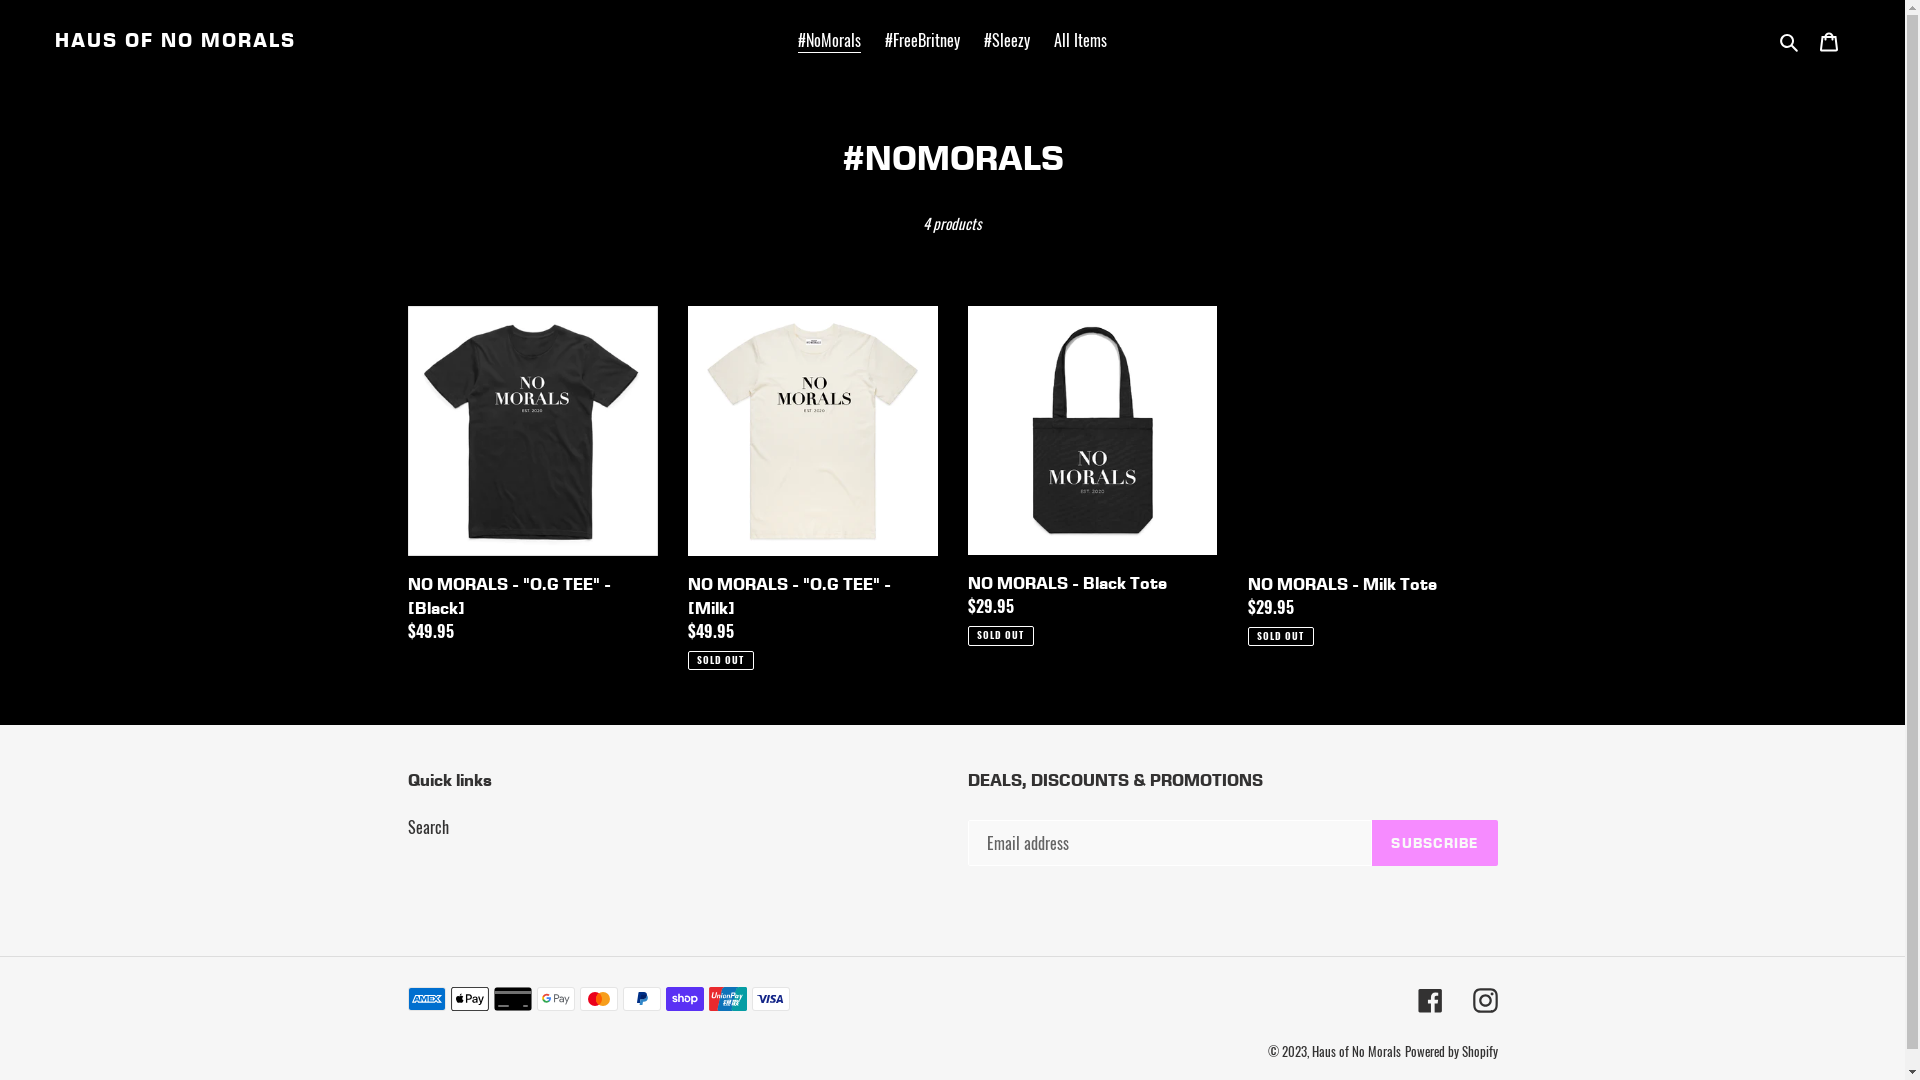  Describe the element at coordinates (1402, 1049) in the screenshot. I see `'Powered by Shopify'` at that location.